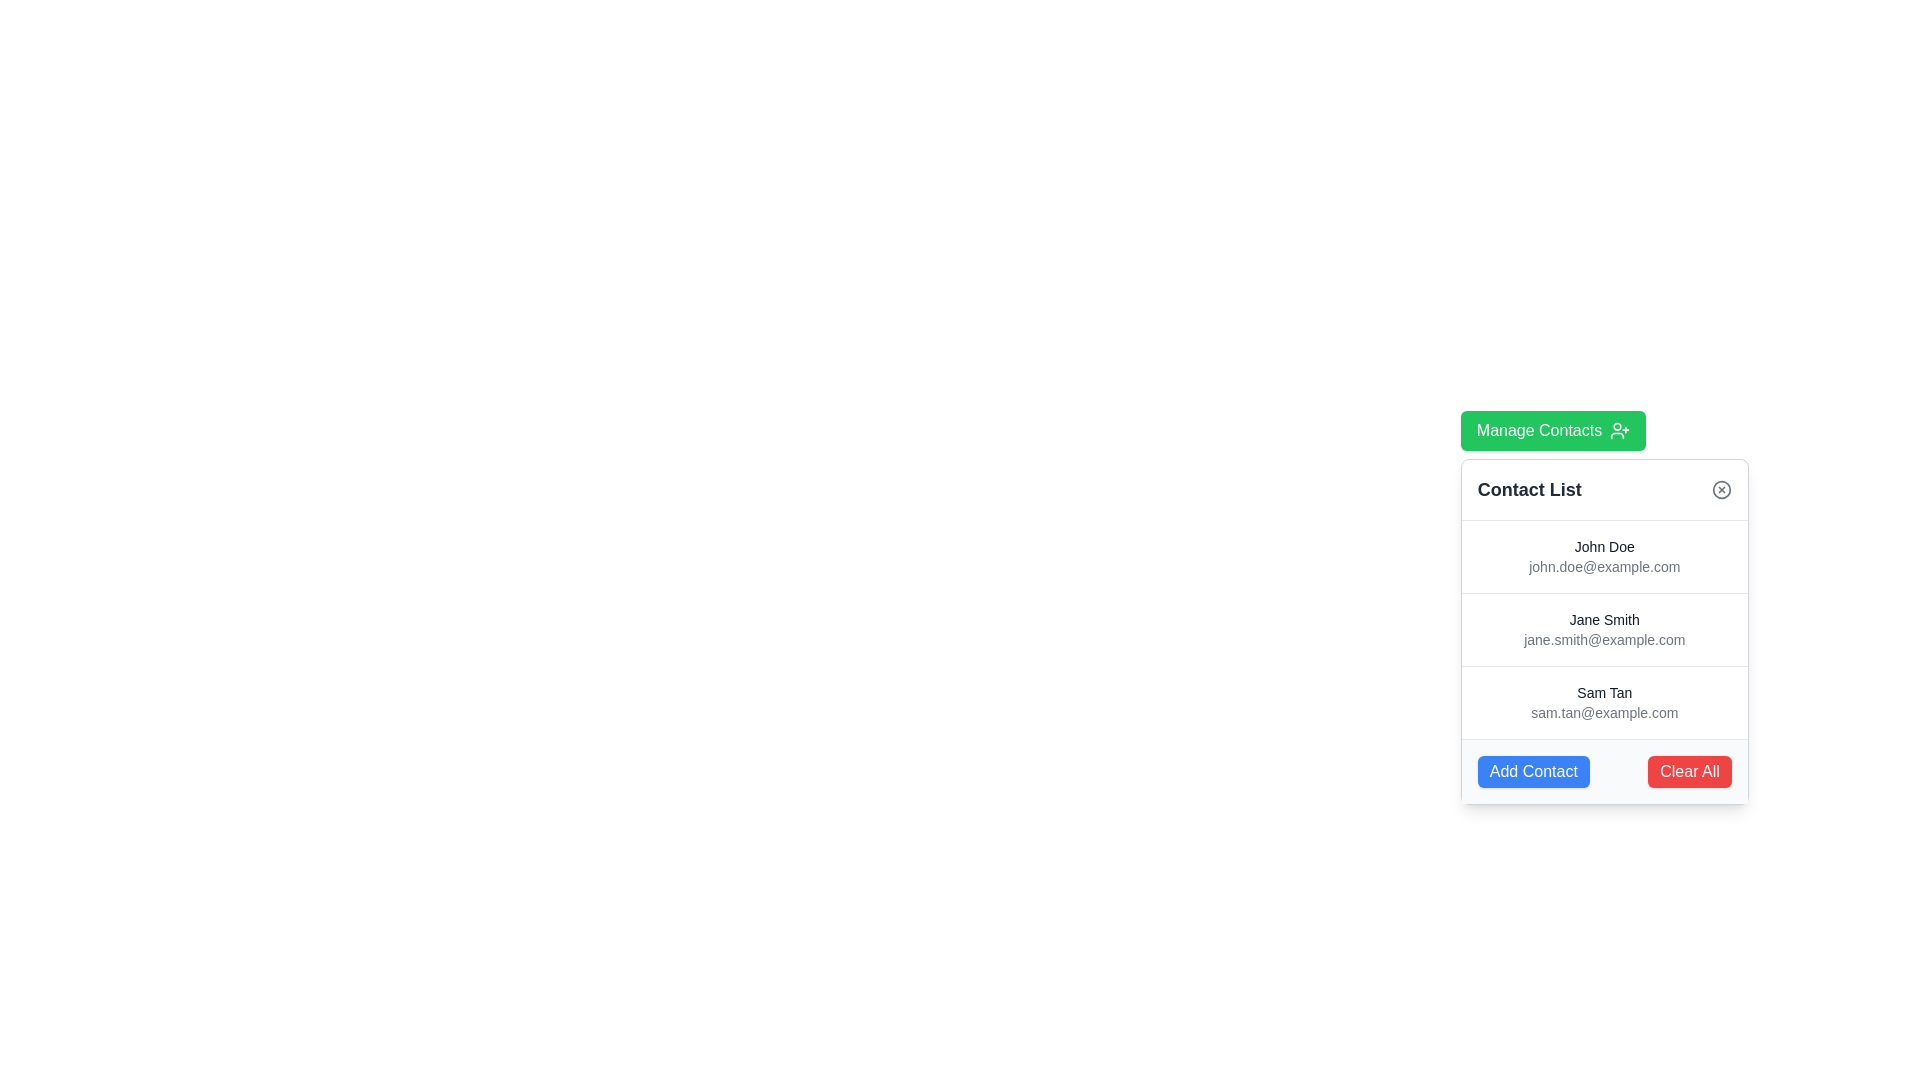  Describe the element at coordinates (1552, 430) in the screenshot. I see `the 'Manage Contacts' button, which has white text on a green background and a user icon with a plus sign, located at the top of the contact interface` at that location.